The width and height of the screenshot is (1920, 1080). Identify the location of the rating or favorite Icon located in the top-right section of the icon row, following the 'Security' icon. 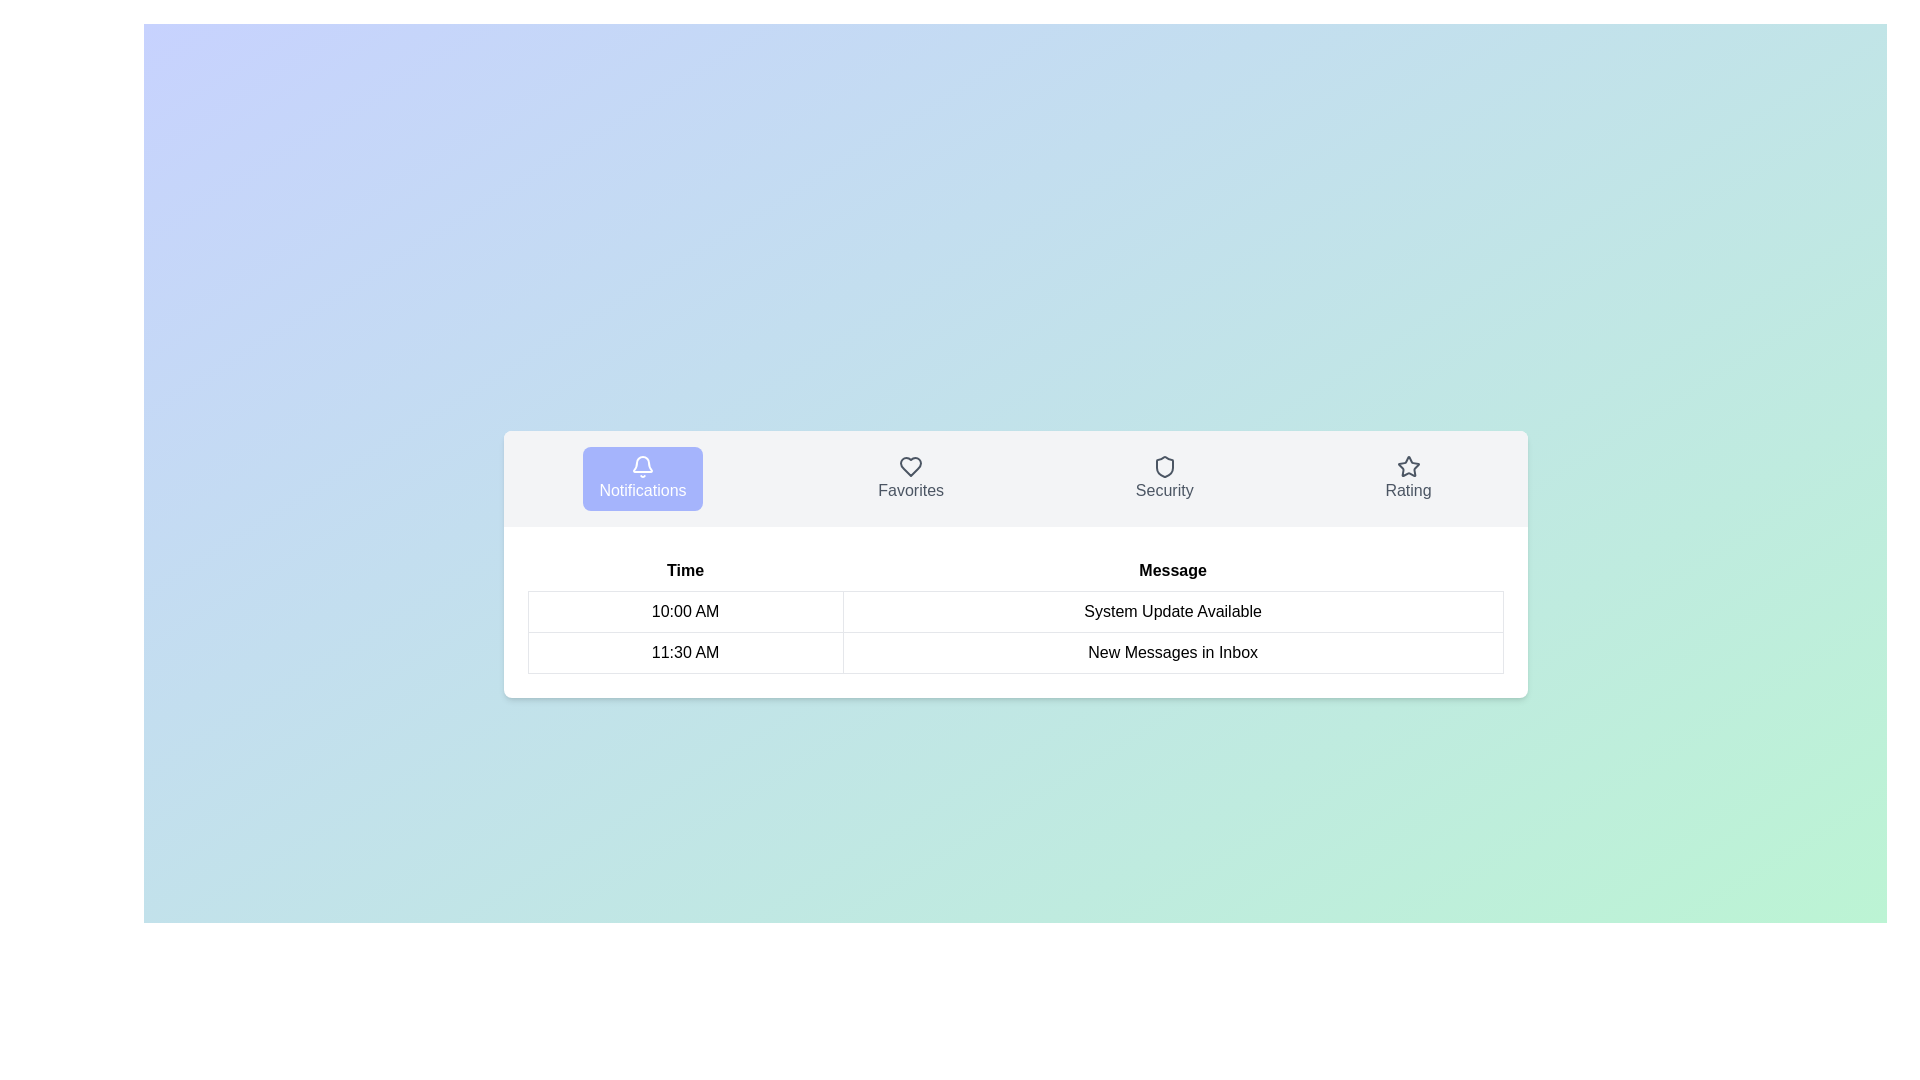
(1406, 466).